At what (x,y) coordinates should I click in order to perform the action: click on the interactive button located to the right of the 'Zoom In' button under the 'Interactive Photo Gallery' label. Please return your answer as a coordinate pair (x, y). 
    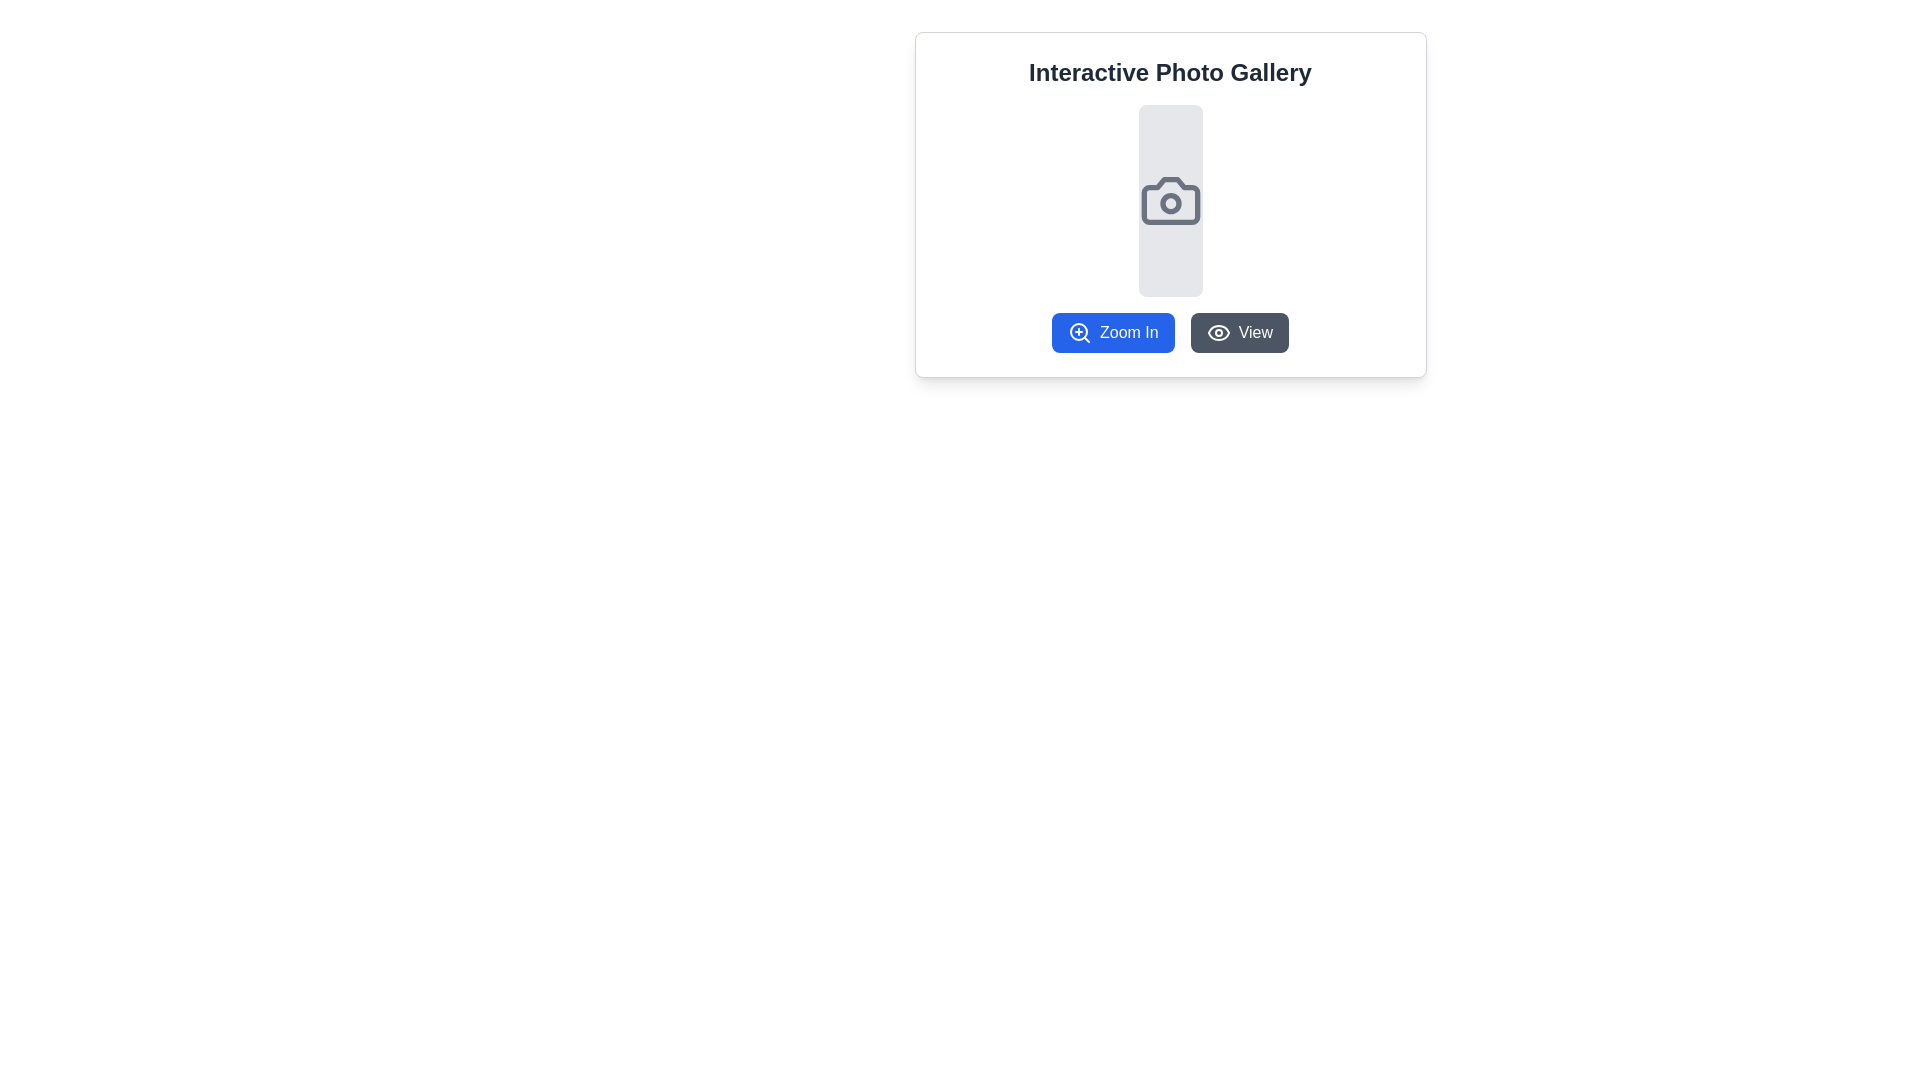
    Looking at the image, I should click on (1237, 331).